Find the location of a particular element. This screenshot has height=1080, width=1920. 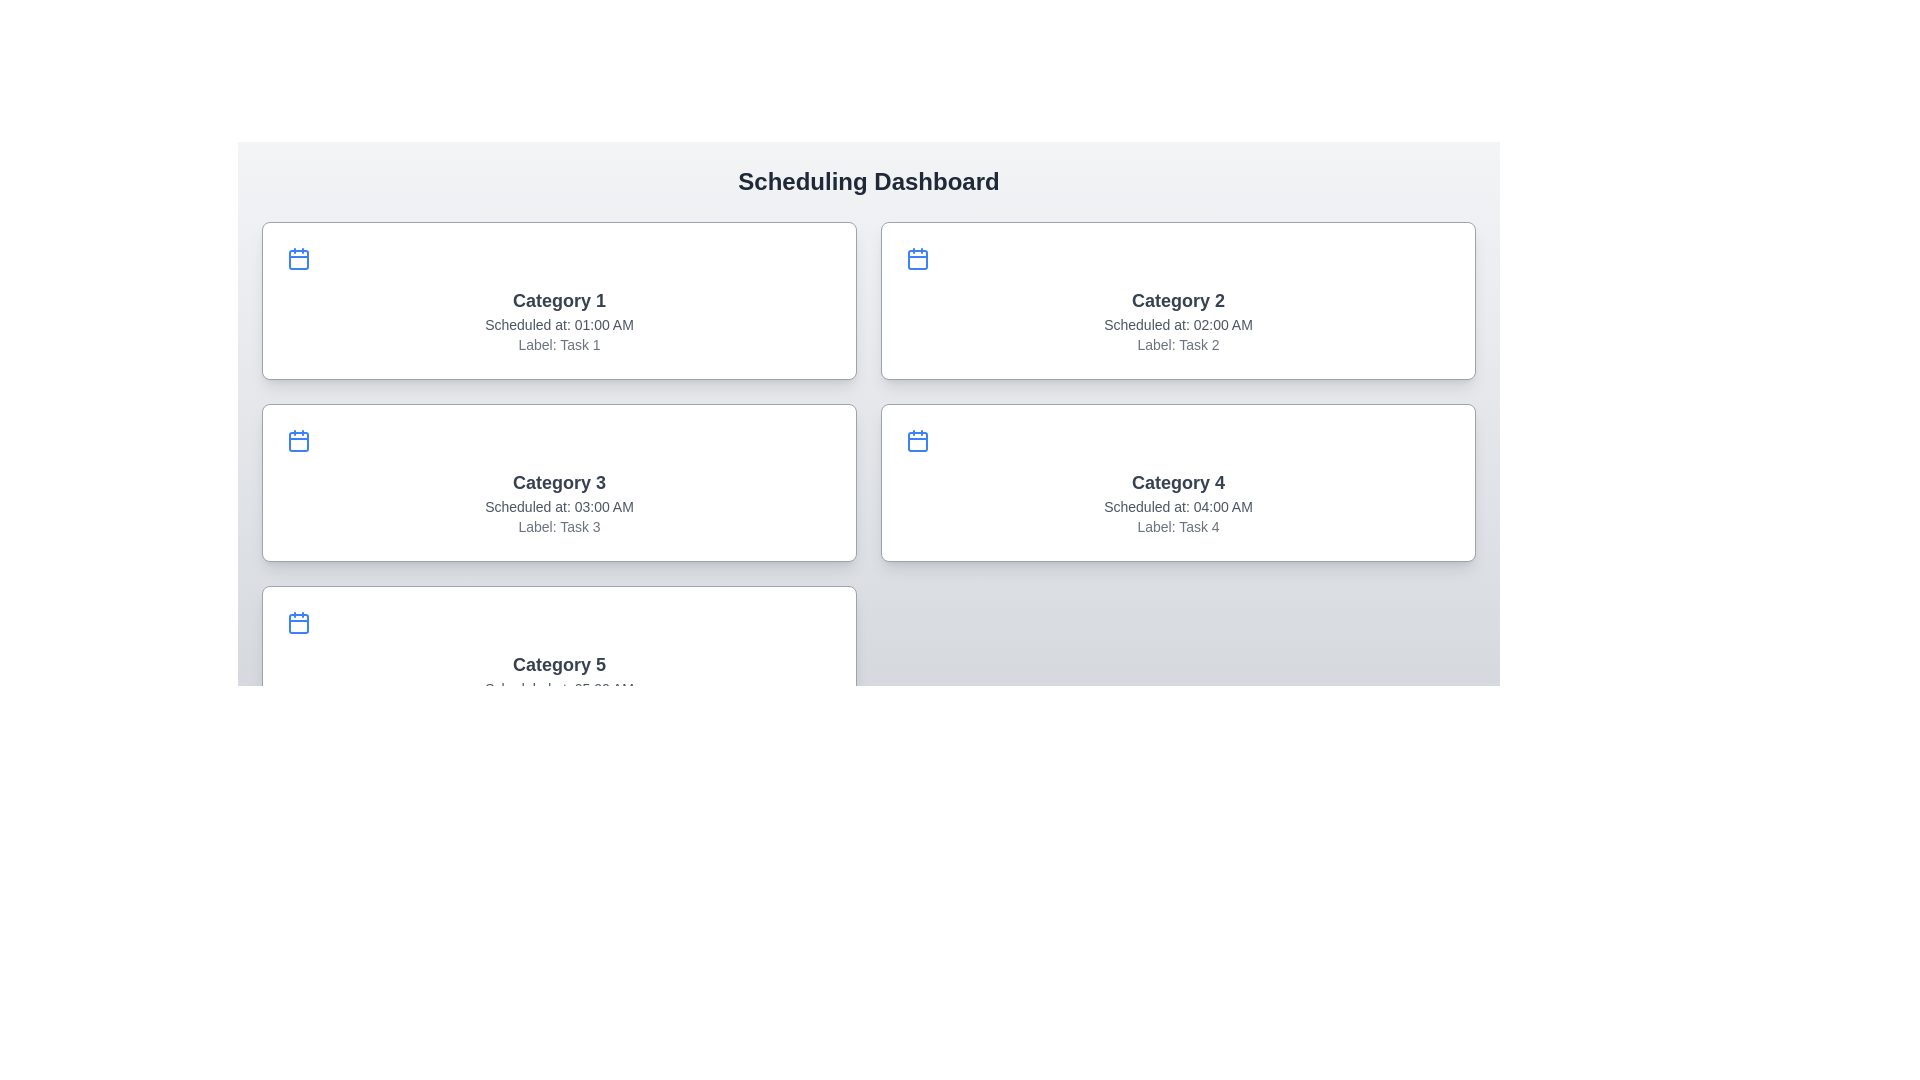

the calendar icon with a blue stroke located in the top-left corner of the section containing 'Category 5', 'Scheduled at: 05:00 AM', and 'Label: Task 5' is located at coordinates (297, 622).